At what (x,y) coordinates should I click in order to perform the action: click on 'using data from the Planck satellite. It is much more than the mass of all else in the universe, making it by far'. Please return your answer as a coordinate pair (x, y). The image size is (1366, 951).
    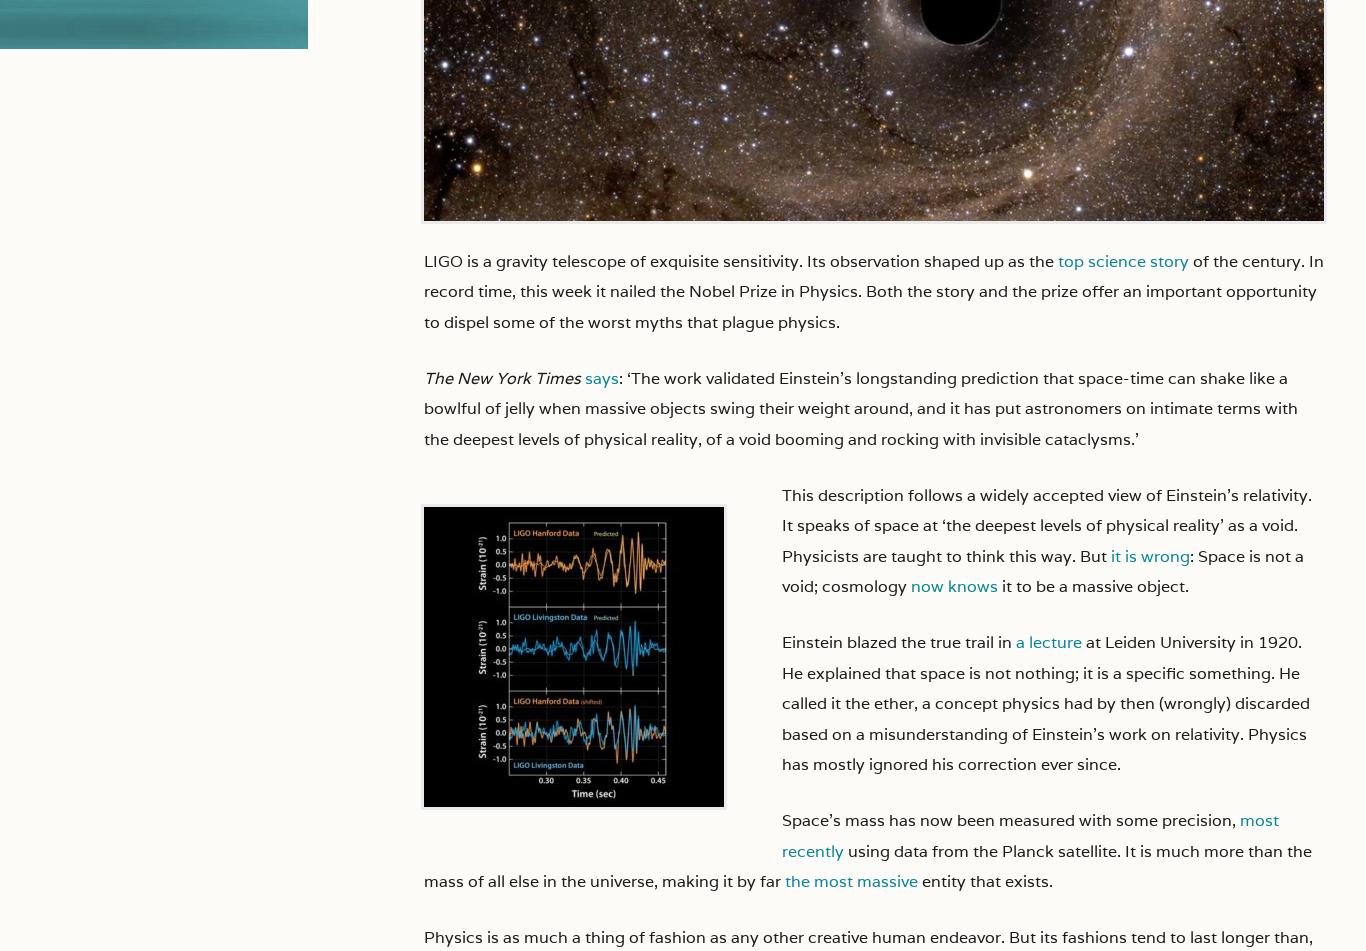
    Looking at the image, I should click on (423, 864).